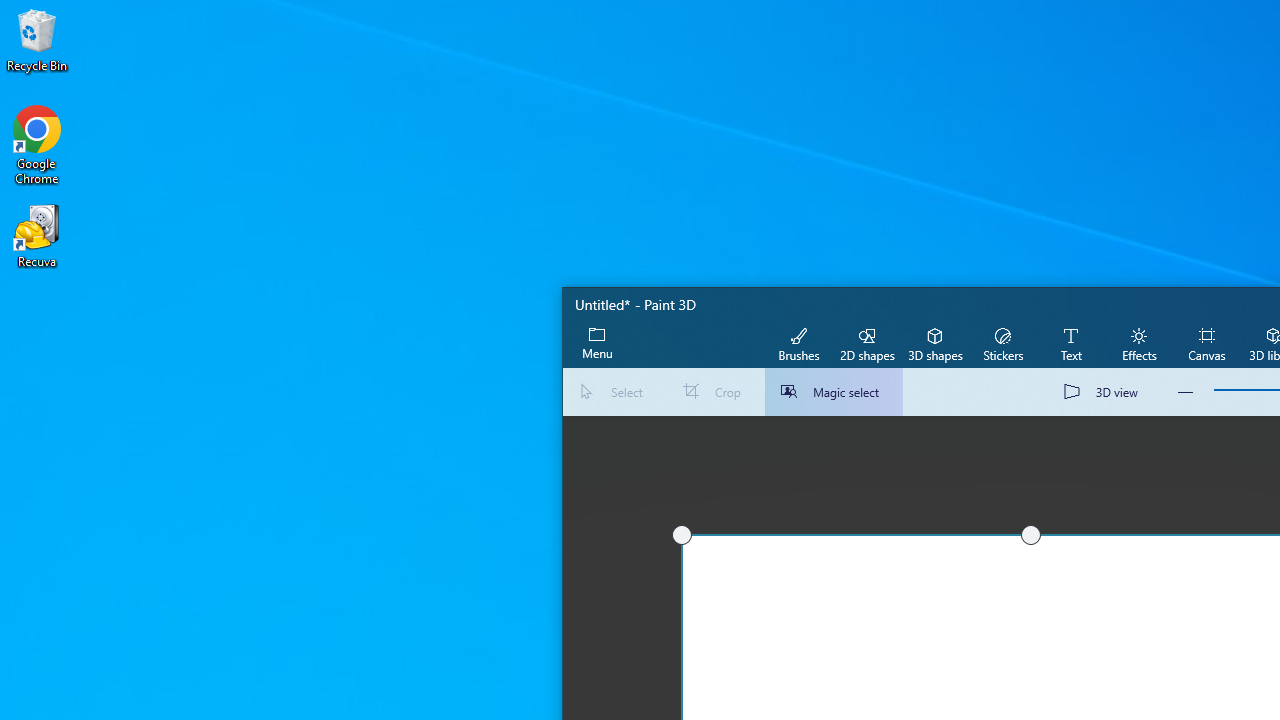 The height and width of the screenshot is (720, 1280). What do you see at coordinates (596, 342) in the screenshot?
I see `'Expand menu'` at bounding box center [596, 342].